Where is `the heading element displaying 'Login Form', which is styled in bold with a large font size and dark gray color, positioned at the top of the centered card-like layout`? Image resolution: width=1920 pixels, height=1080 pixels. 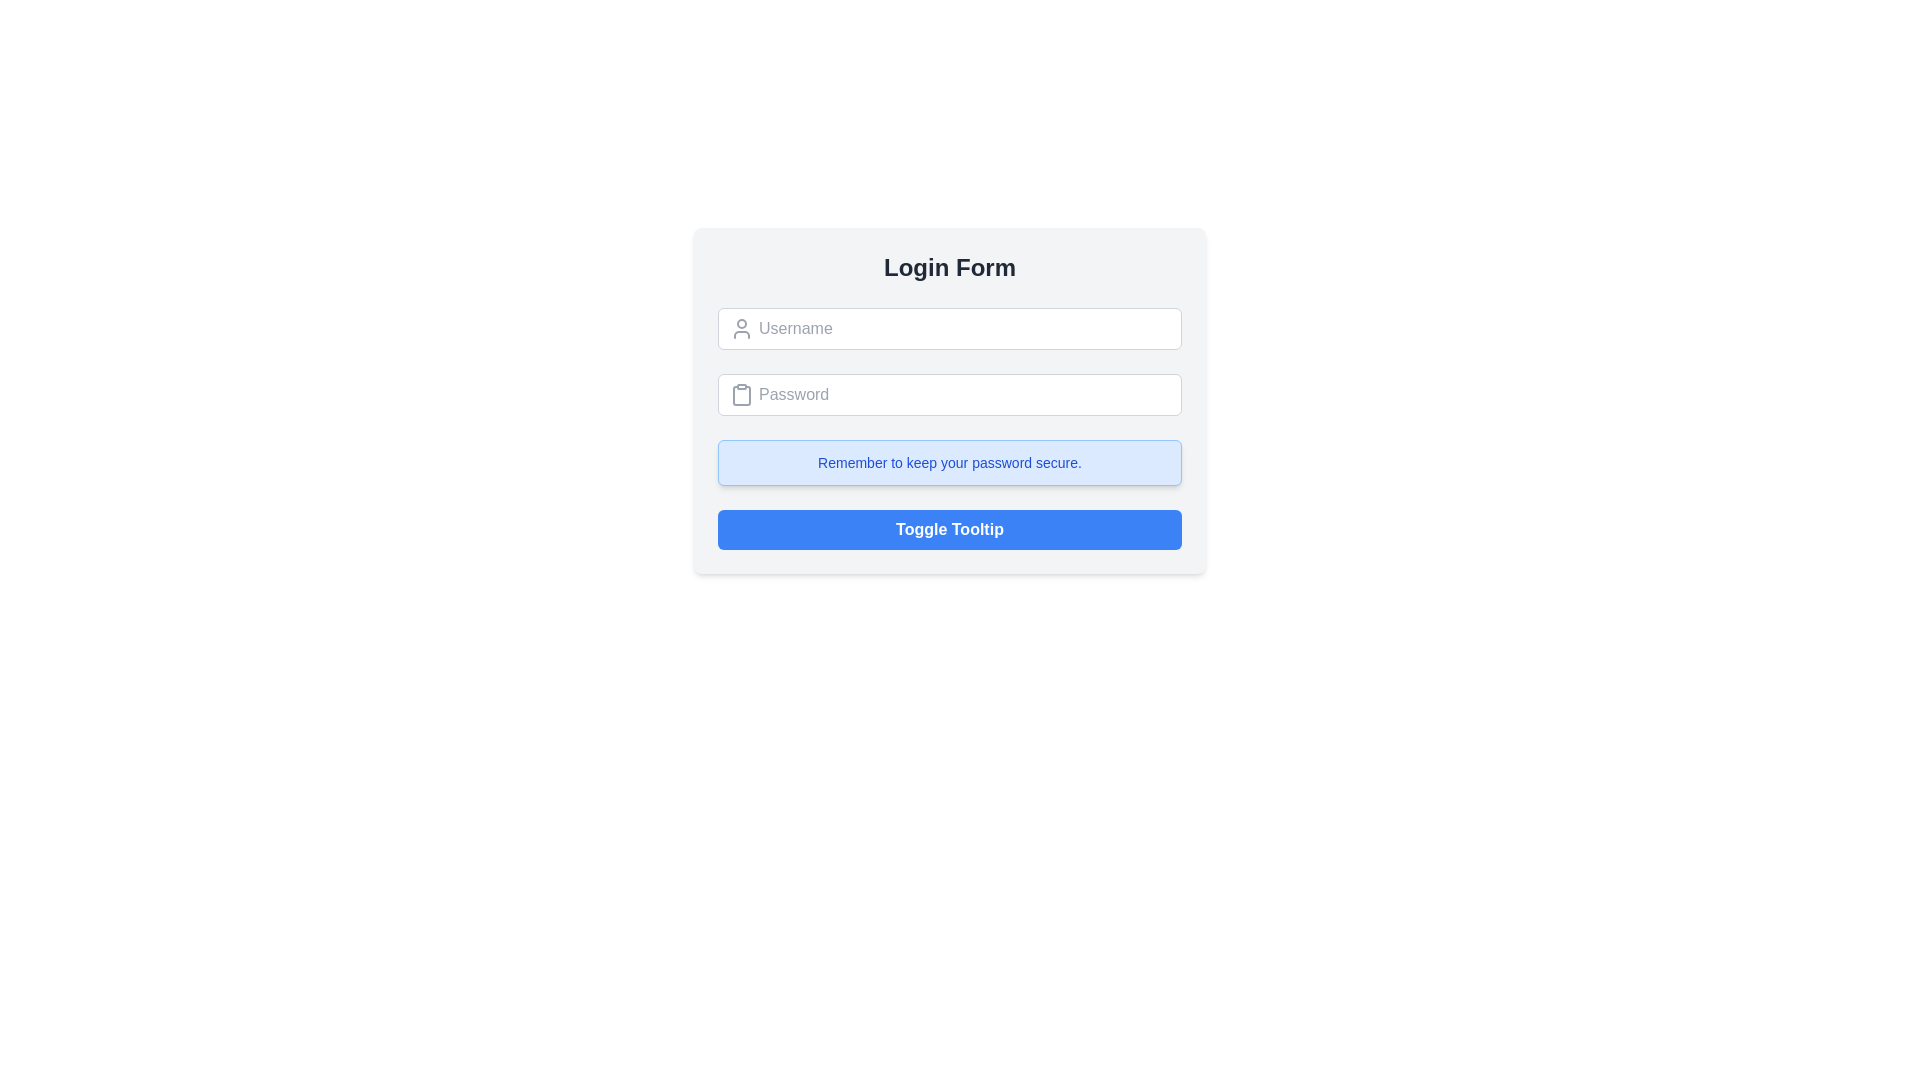 the heading element displaying 'Login Form', which is styled in bold with a large font size and dark gray color, positioned at the top of the centered card-like layout is located at coordinates (949, 266).